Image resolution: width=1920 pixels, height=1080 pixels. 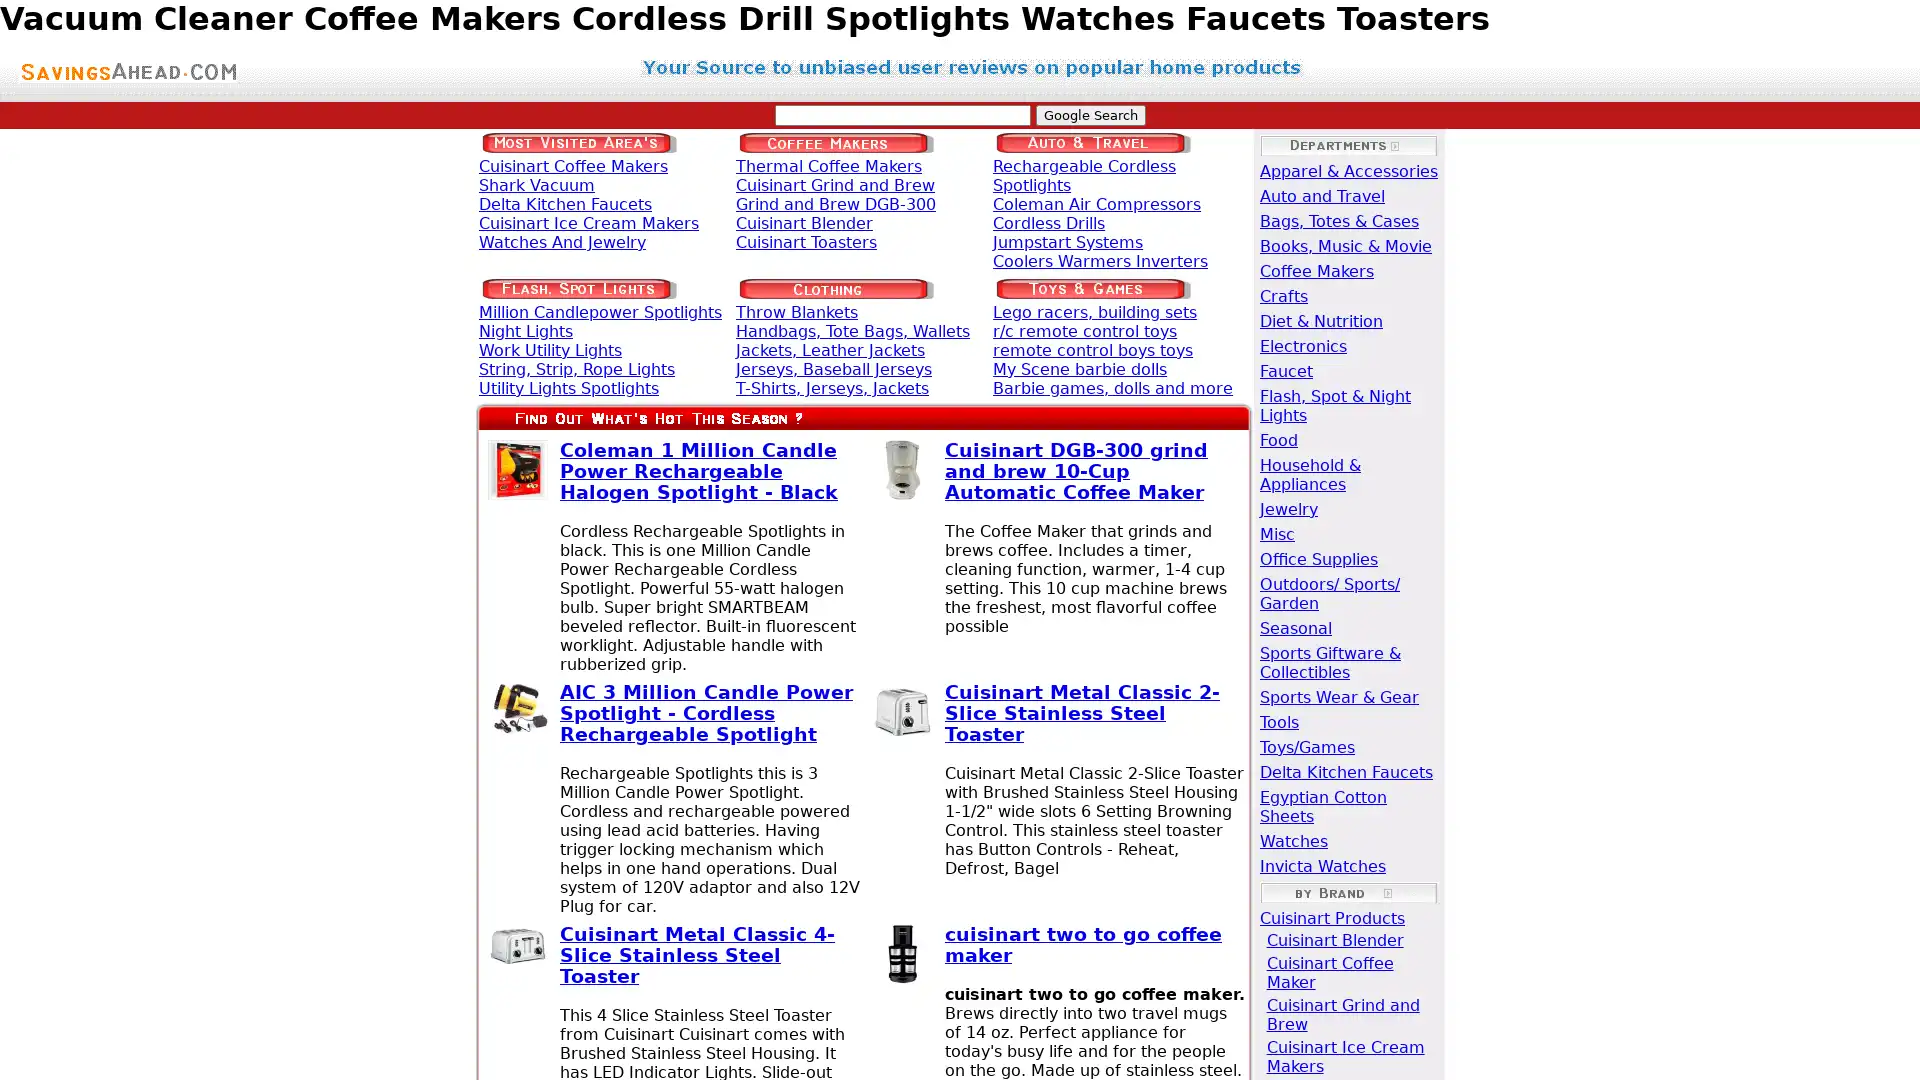 What do you see at coordinates (1088, 115) in the screenshot?
I see `Google Search` at bounding box center [1088, 115].